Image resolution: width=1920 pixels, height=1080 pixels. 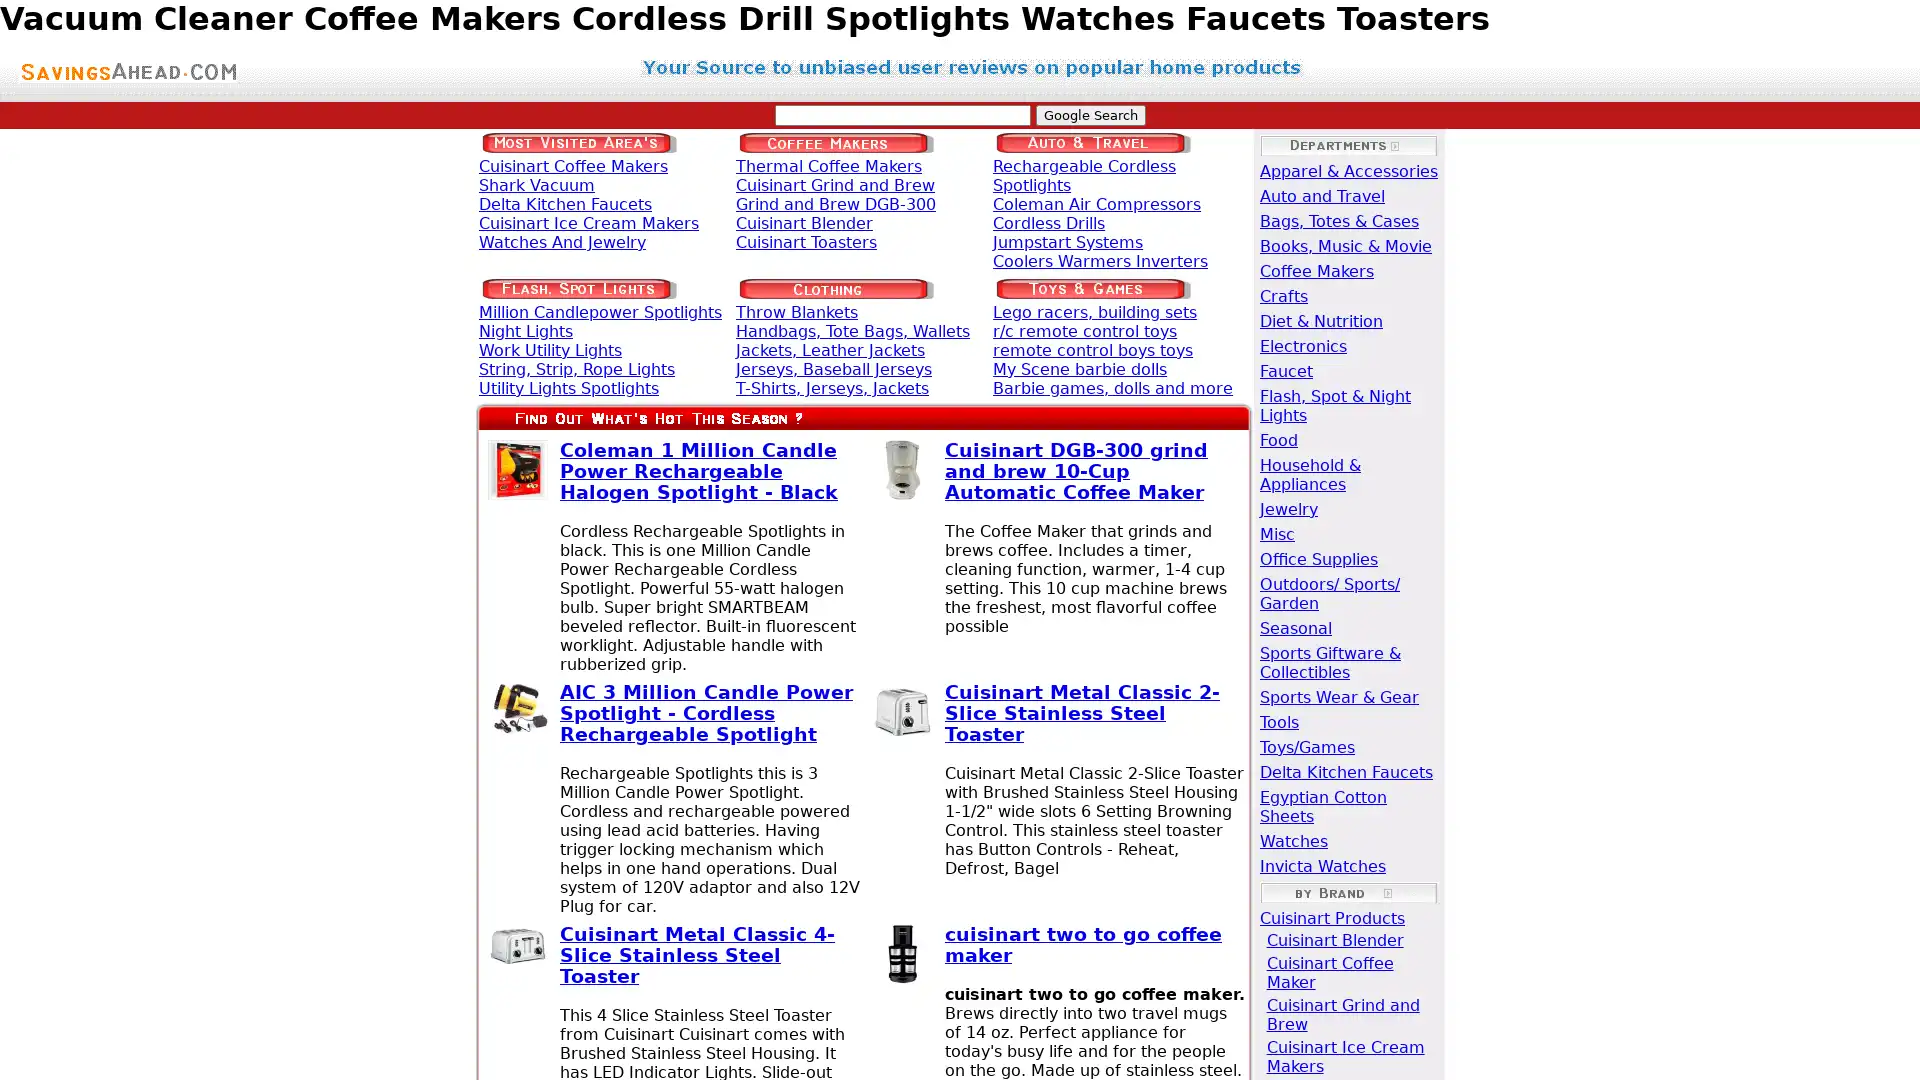 What do you see at coordinates (1088, 115) in the screenshot?
I see `Google Search` at bounding box center [1088, 115].